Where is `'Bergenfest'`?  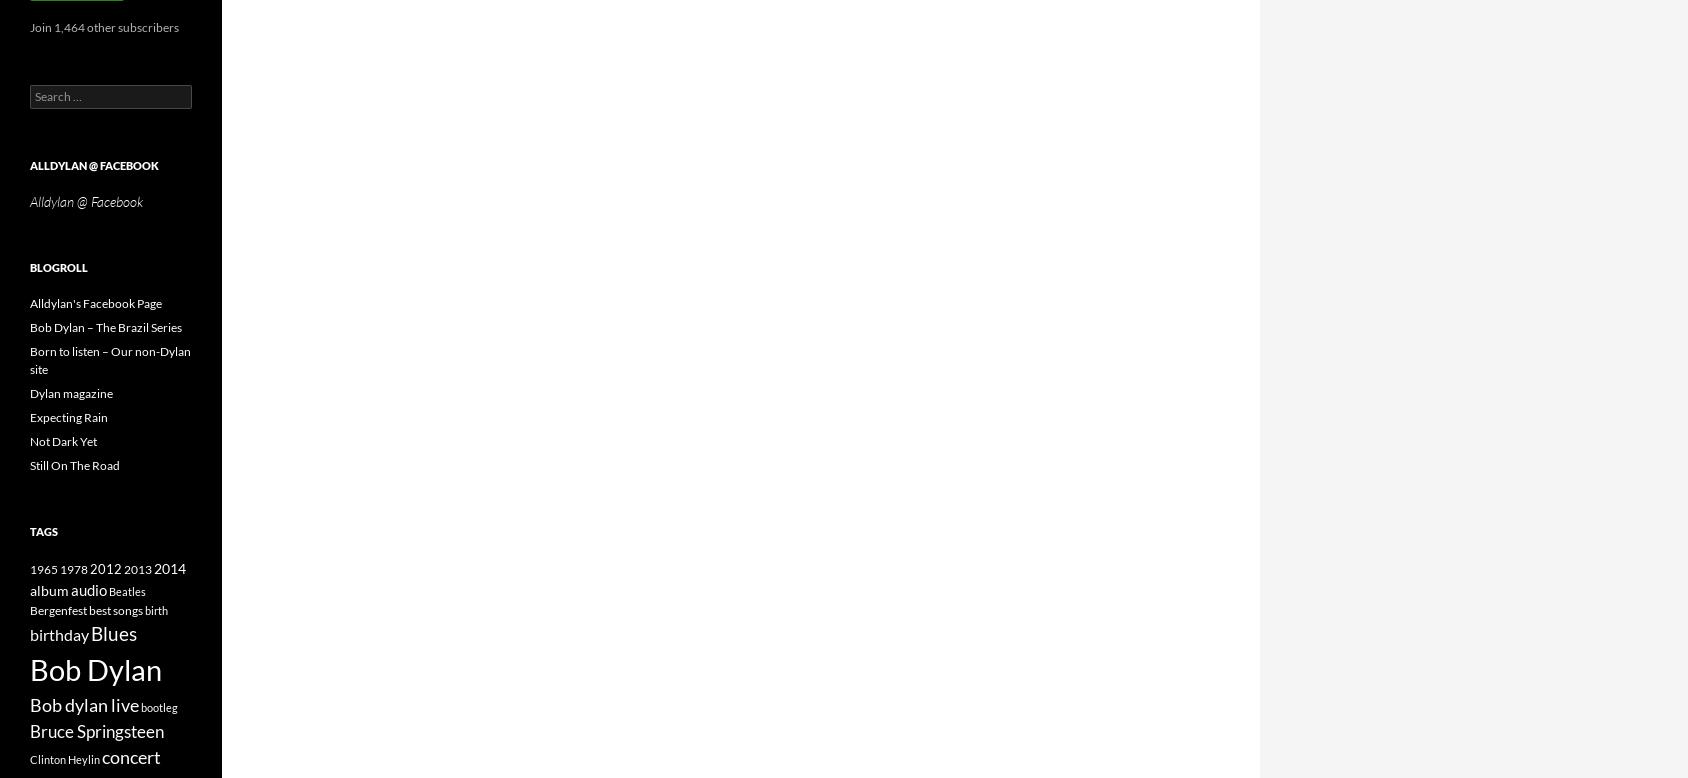
'Bergenfest' is located at coordinates (57, 608).